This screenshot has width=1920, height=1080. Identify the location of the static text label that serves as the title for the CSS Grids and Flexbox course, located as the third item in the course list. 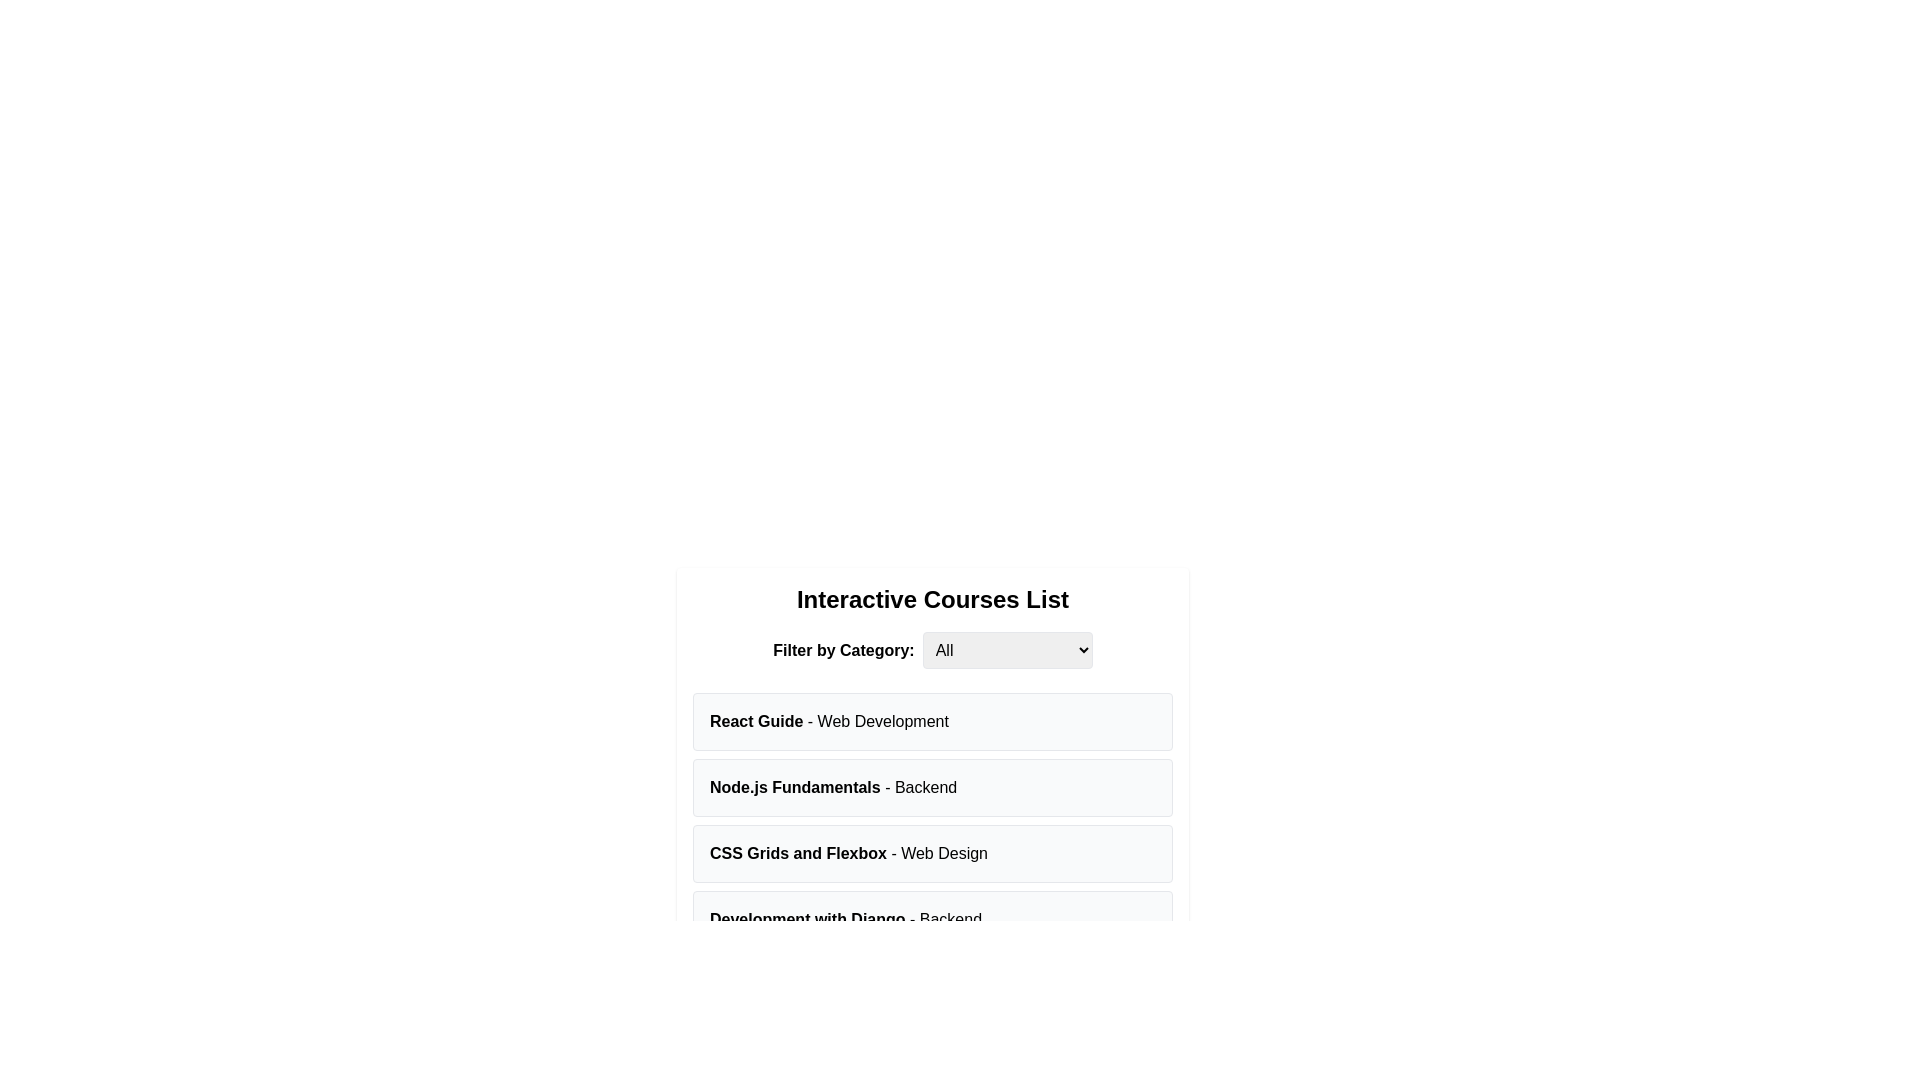
(797, 853).